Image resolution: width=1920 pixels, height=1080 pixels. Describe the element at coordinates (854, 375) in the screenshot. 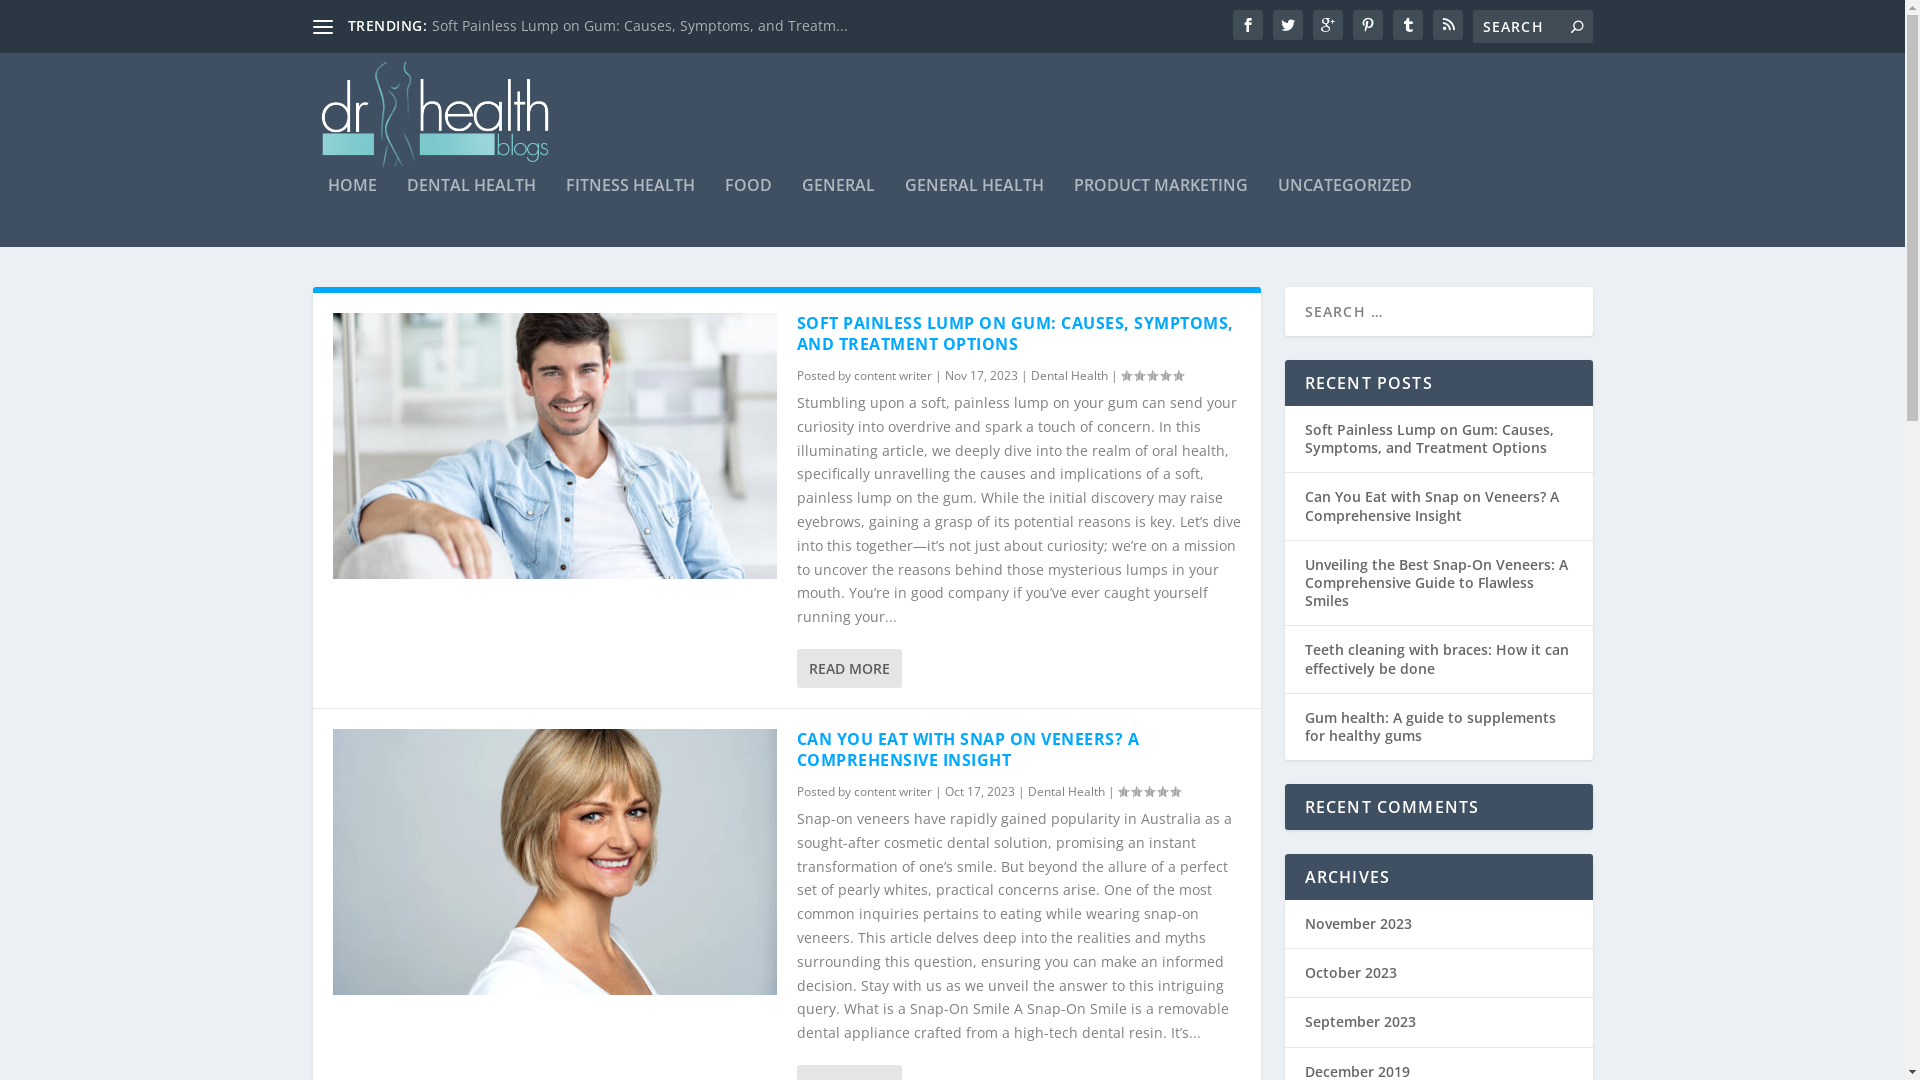

I see `'content writer'` at that location.